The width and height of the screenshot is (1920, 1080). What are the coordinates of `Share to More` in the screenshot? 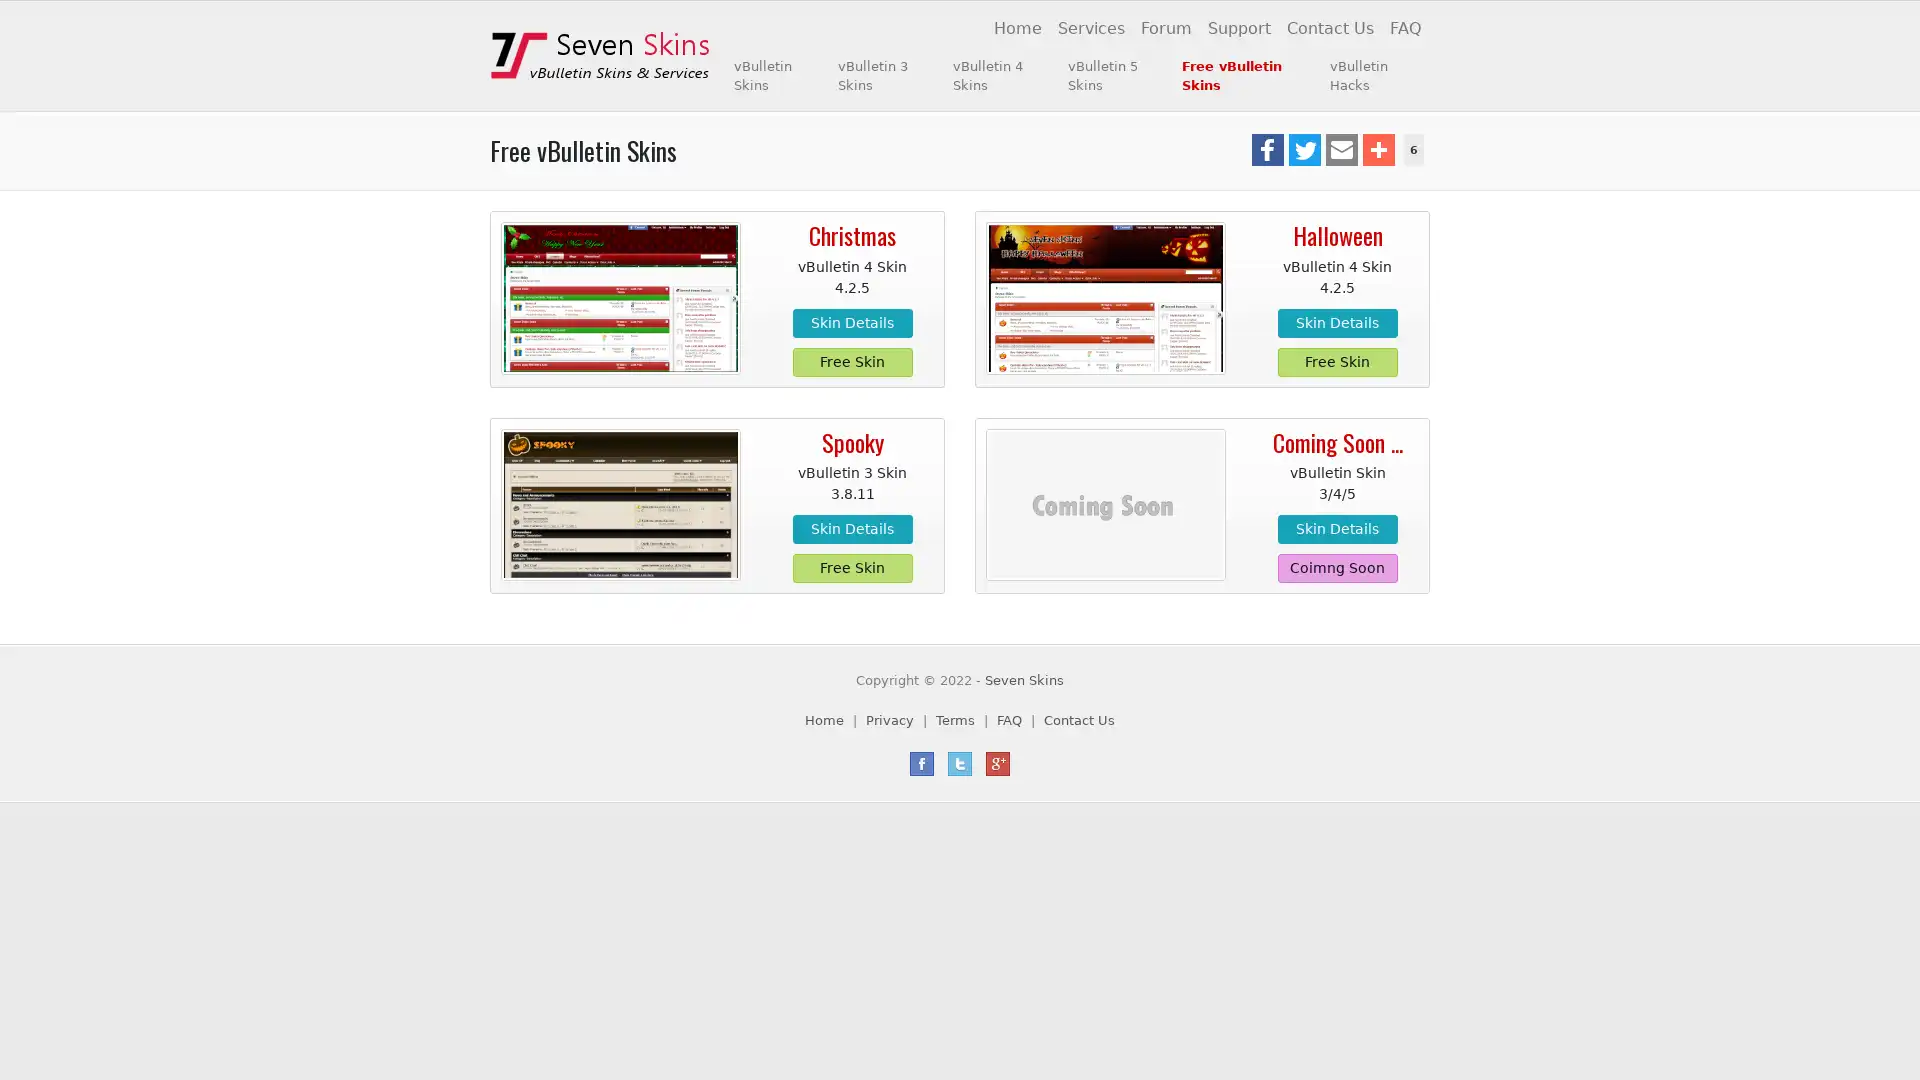 It's located at (1376, 149).